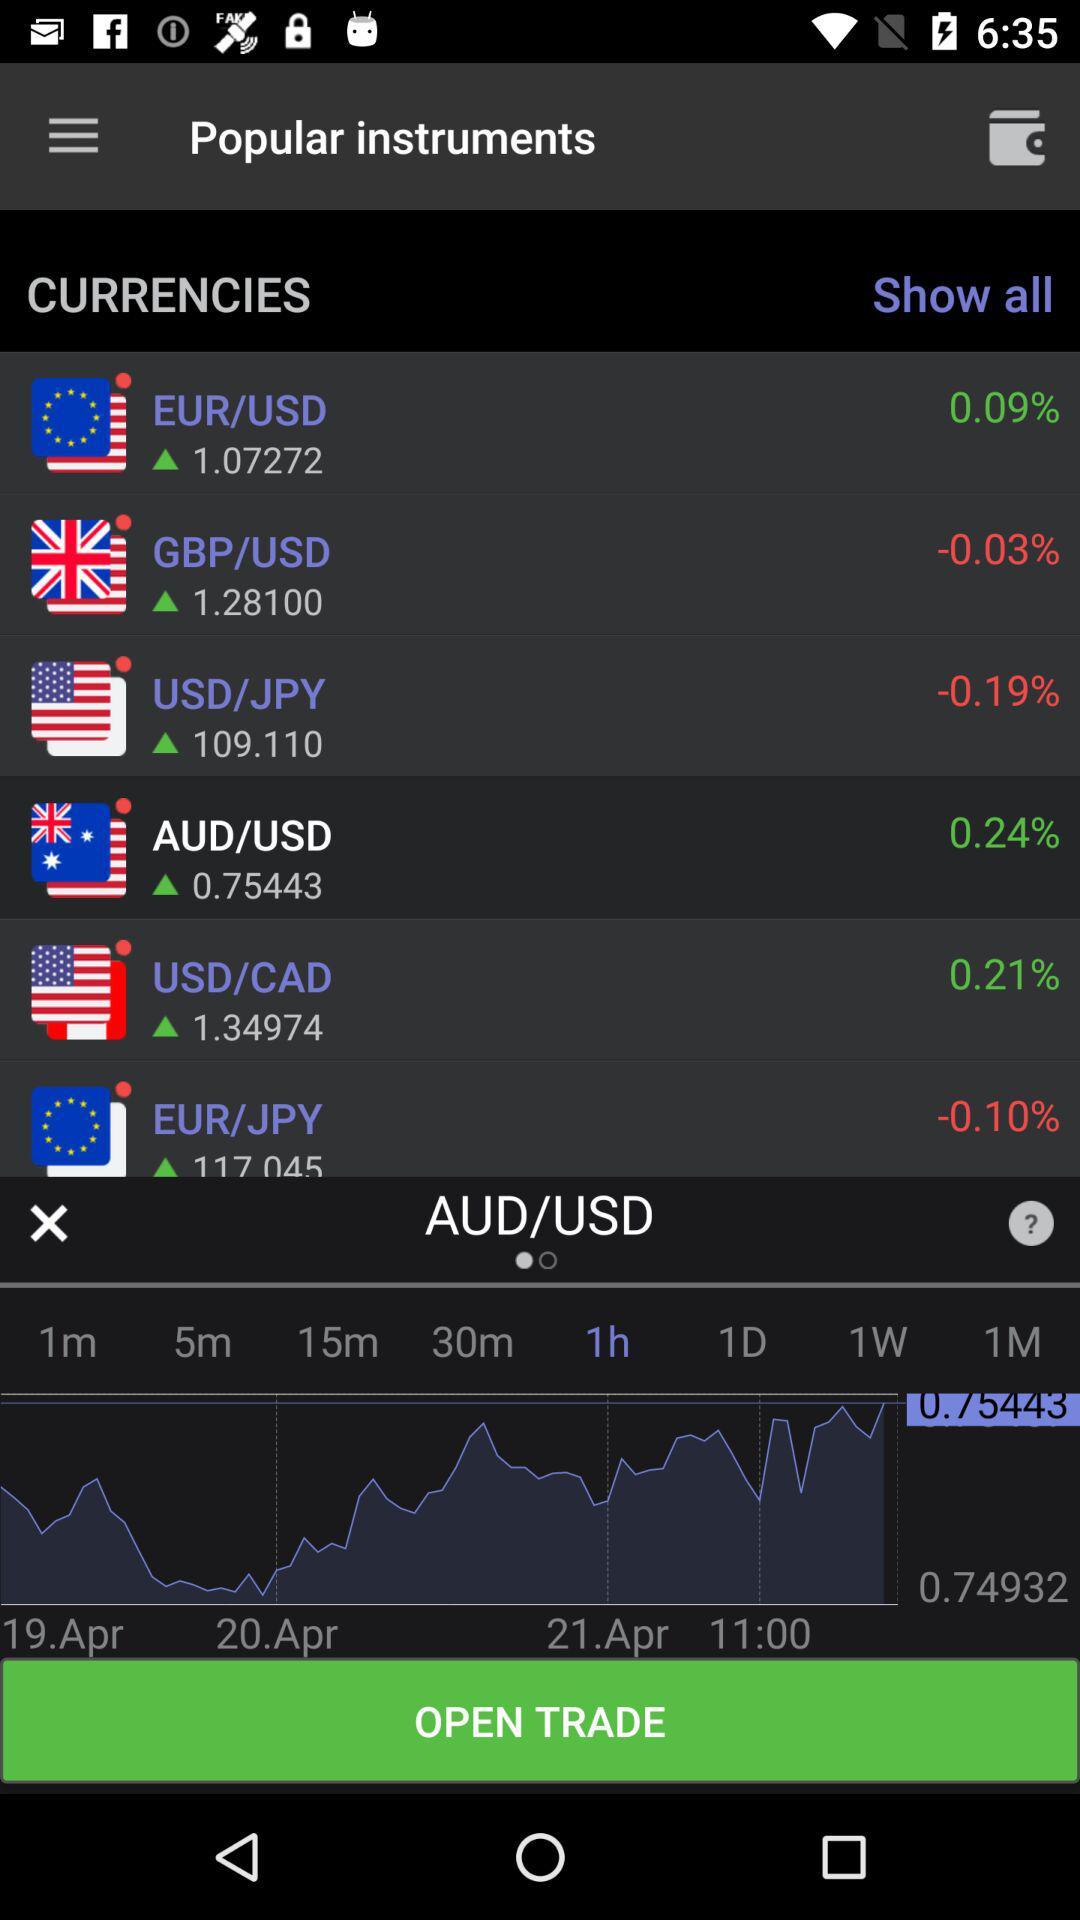 The height and width of the screenshot is (1920, 1080). Describe the element at coordinates (606, 1340) in the screenshot. I see `1h icon` at that location.